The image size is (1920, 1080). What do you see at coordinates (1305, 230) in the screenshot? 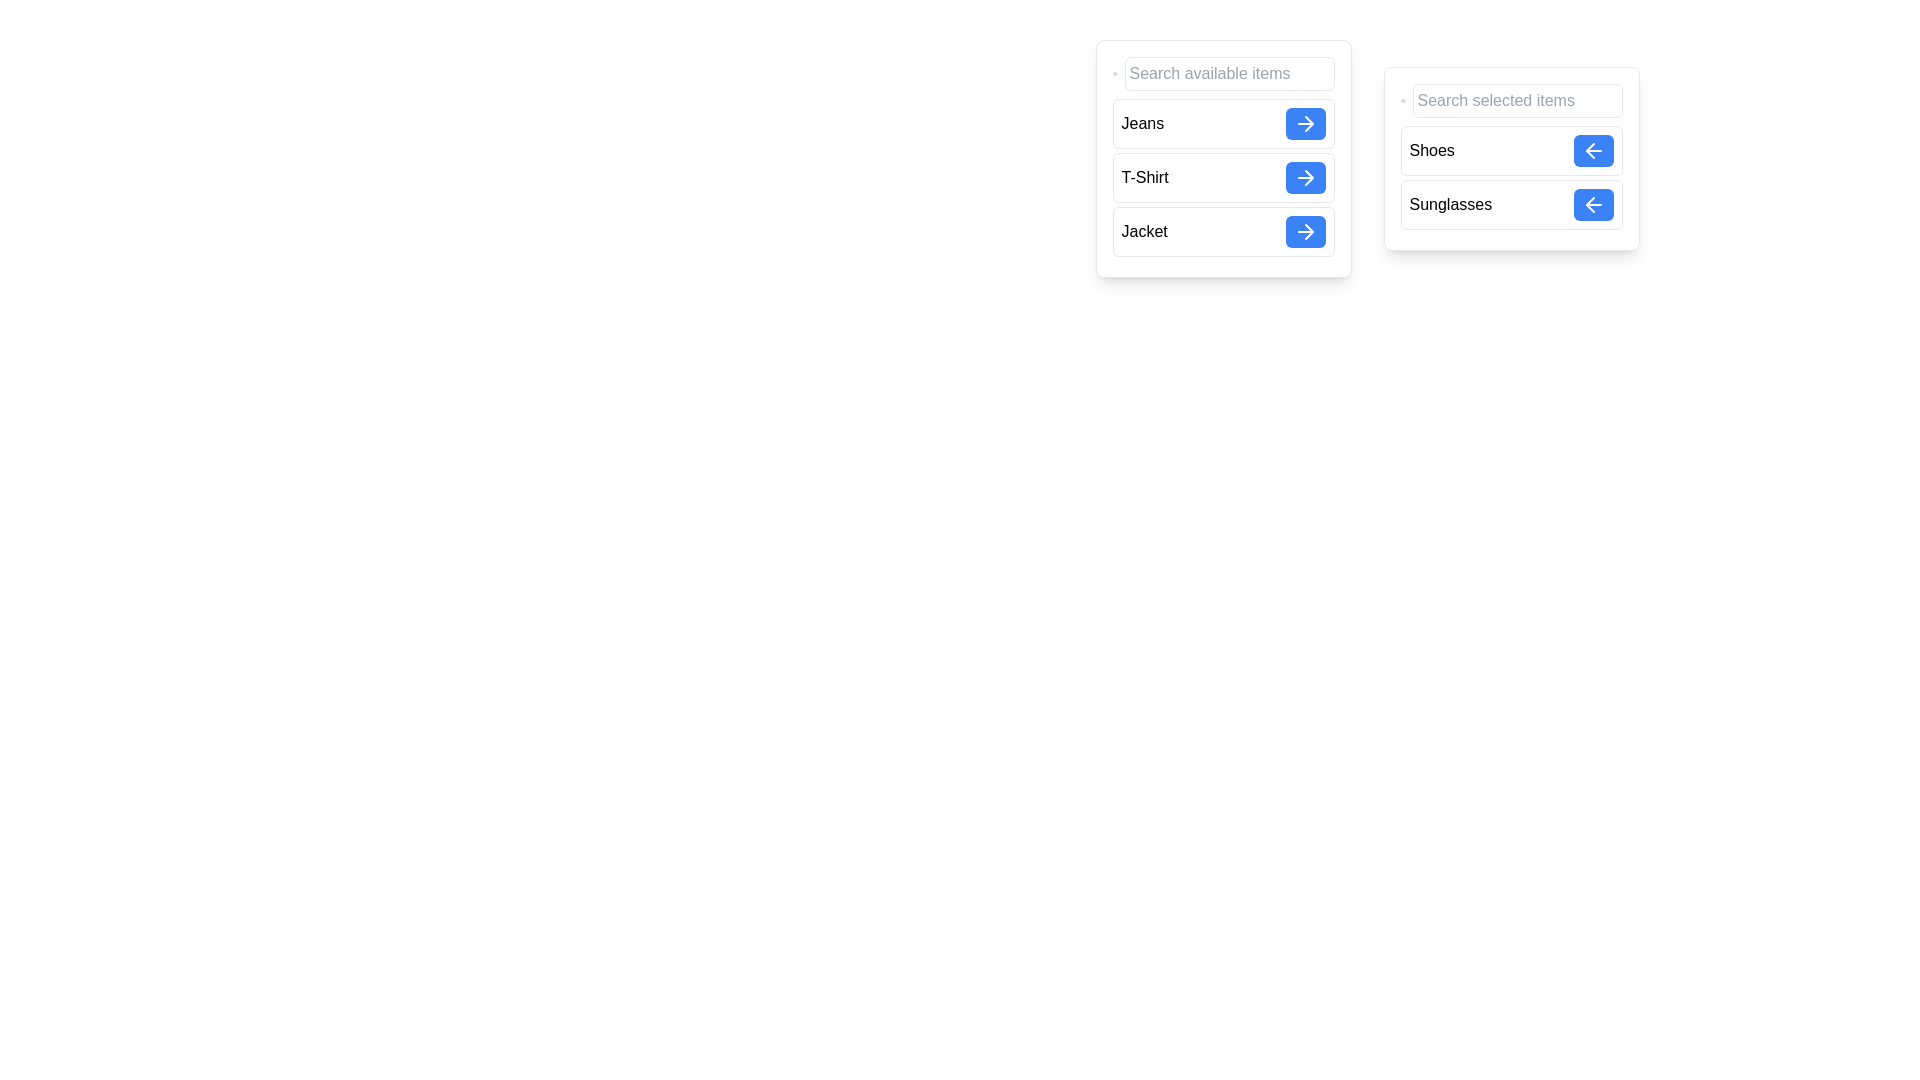
I see `the rightmost button in the row associated with the 'Jacket' item` at bounding box center [1305, 230].